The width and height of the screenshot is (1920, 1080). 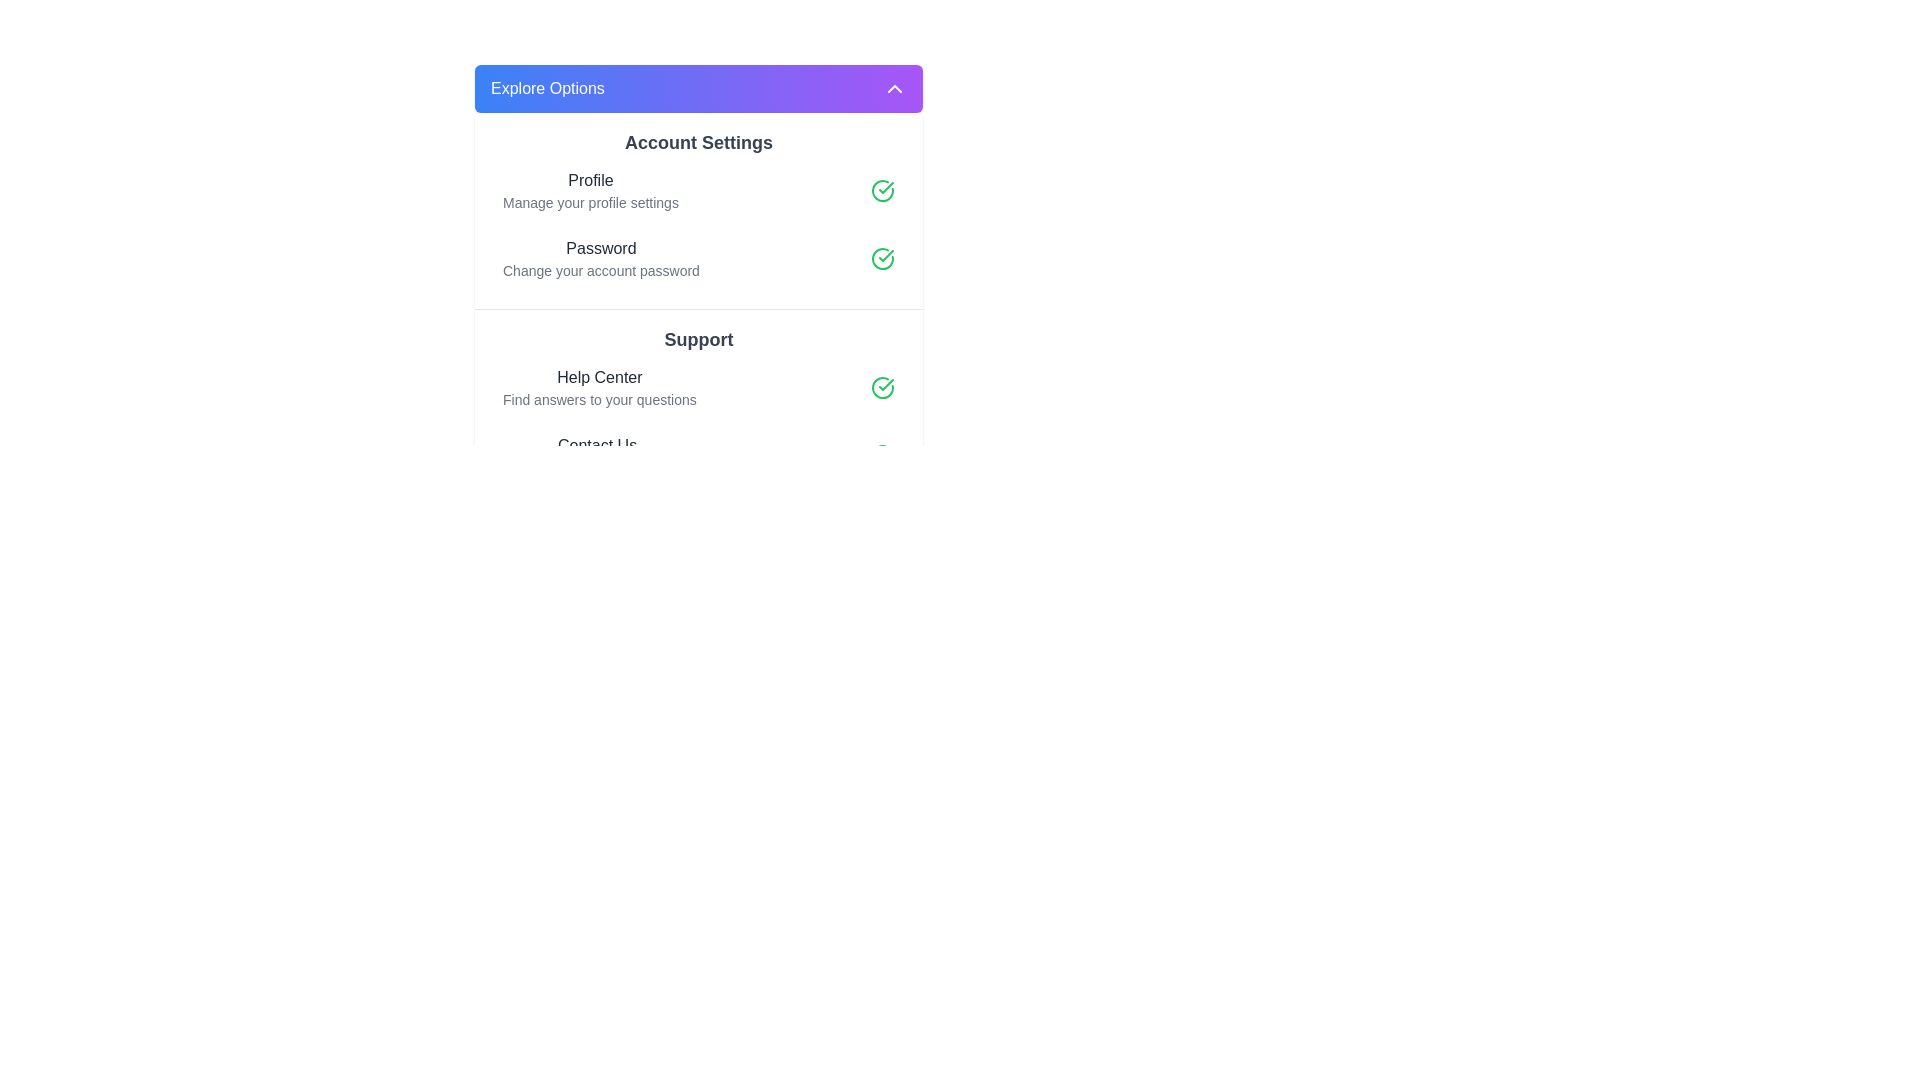 I want to click on the descriptive text located directly below the 'Help Center' heading in the 'Support' section, so click(x=598, y=400).